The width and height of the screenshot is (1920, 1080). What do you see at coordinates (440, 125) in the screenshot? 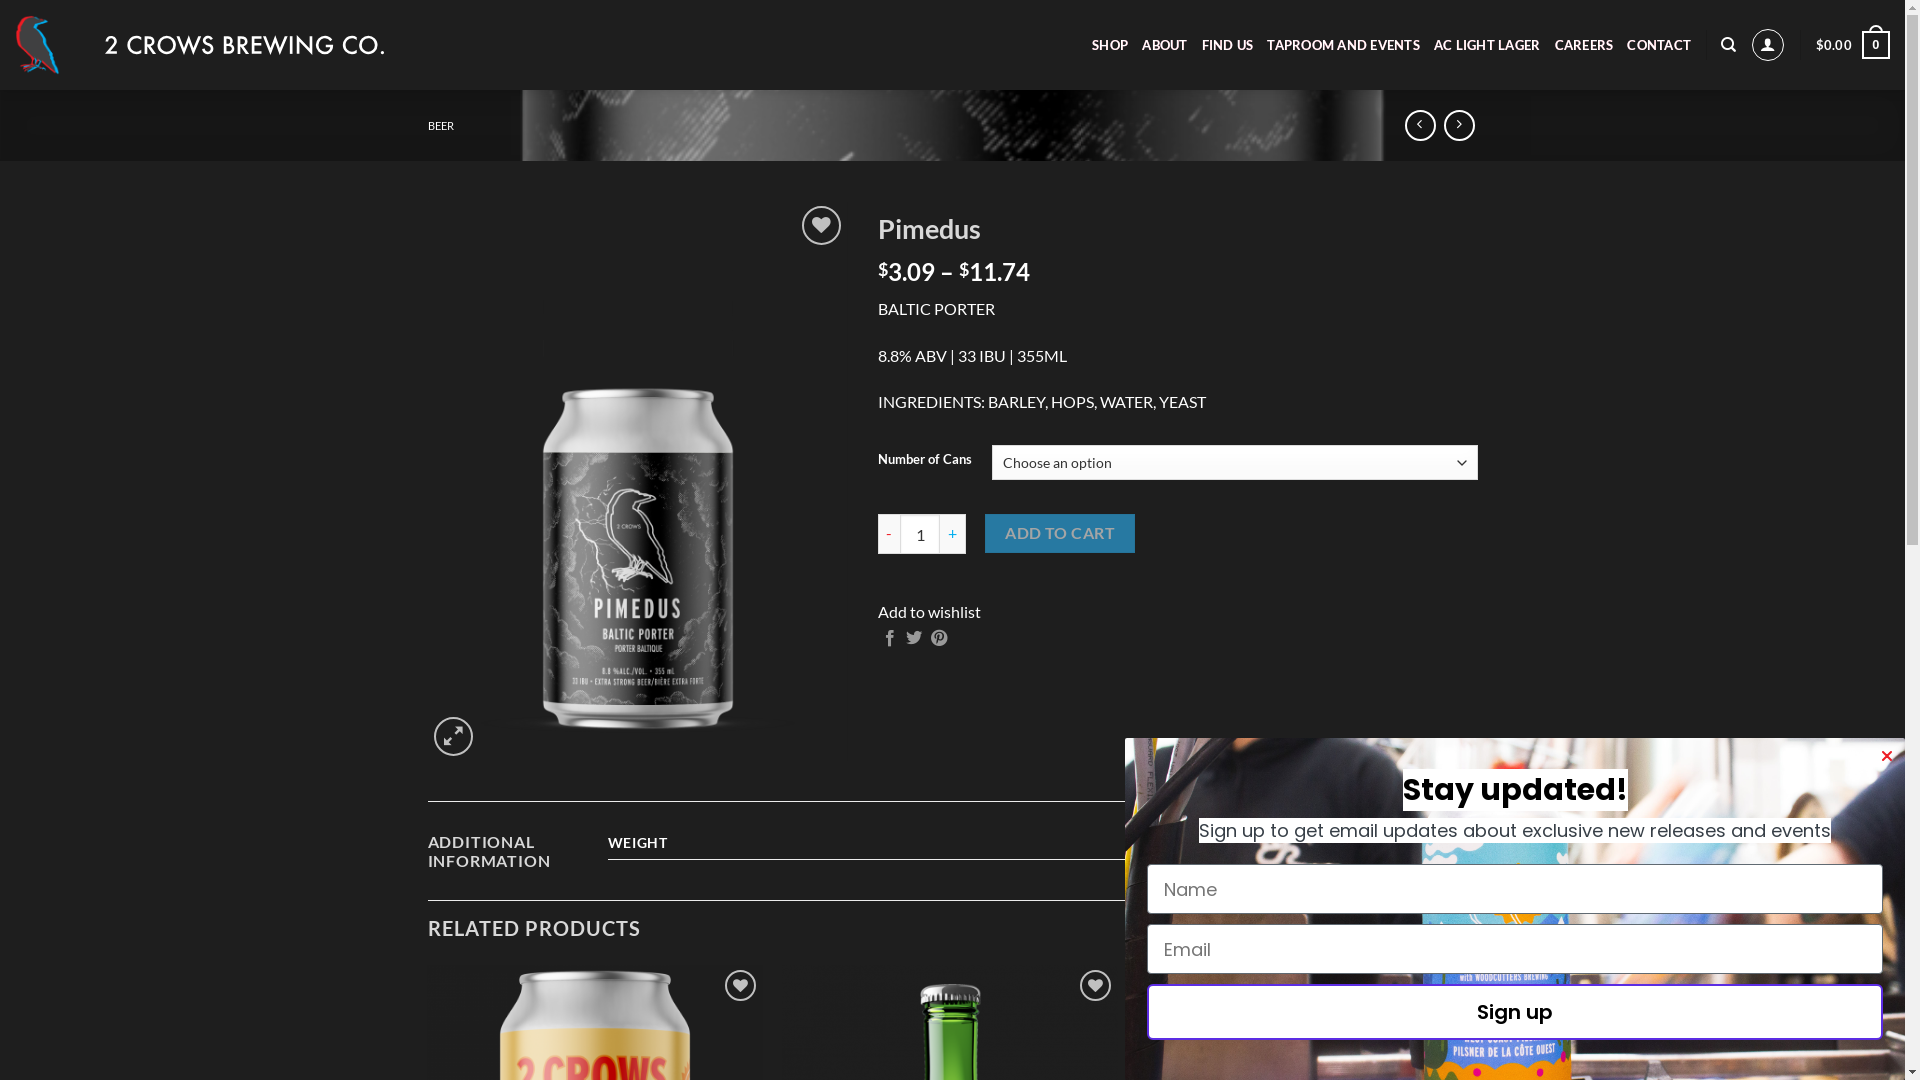
I see `'BEER'` at bounding box center [440, 125].